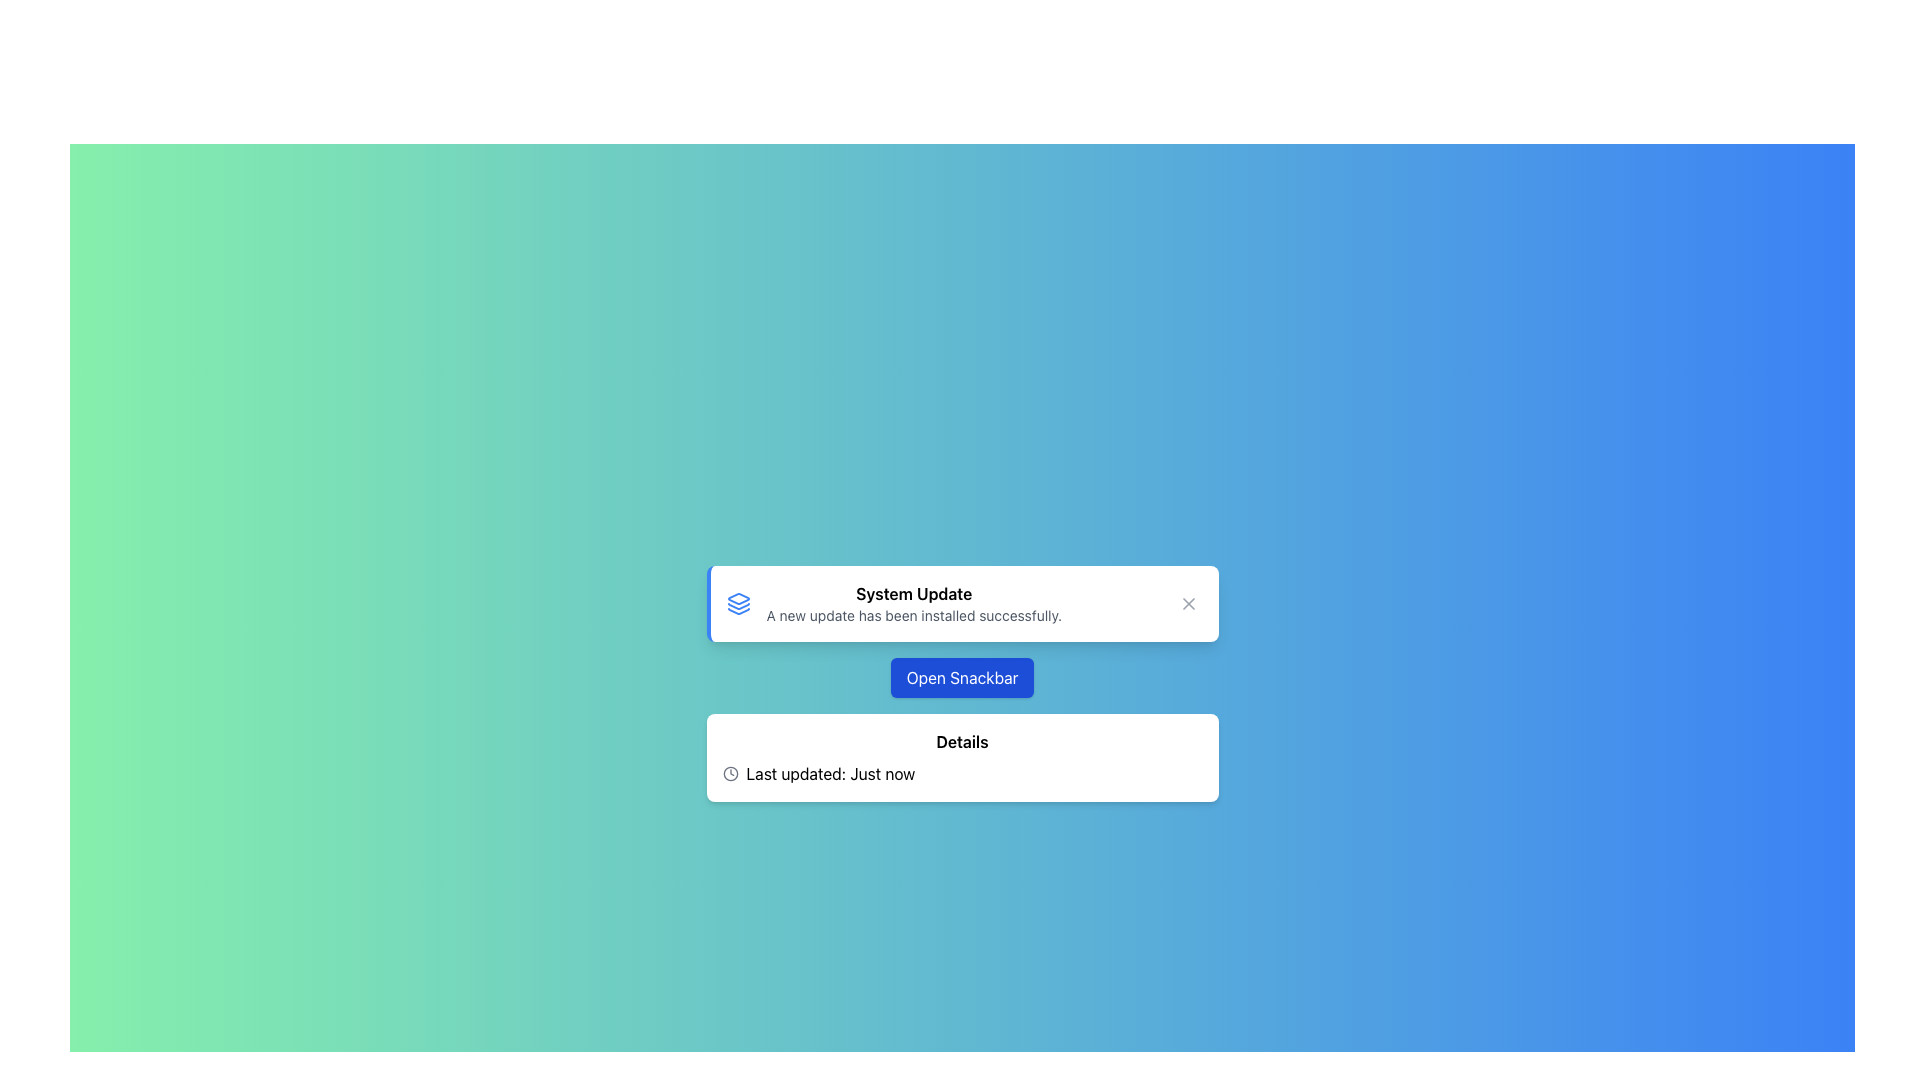  I want to click on the clock icon located to the left of the 'Last updated: Just now' text label, so click(729, 773).